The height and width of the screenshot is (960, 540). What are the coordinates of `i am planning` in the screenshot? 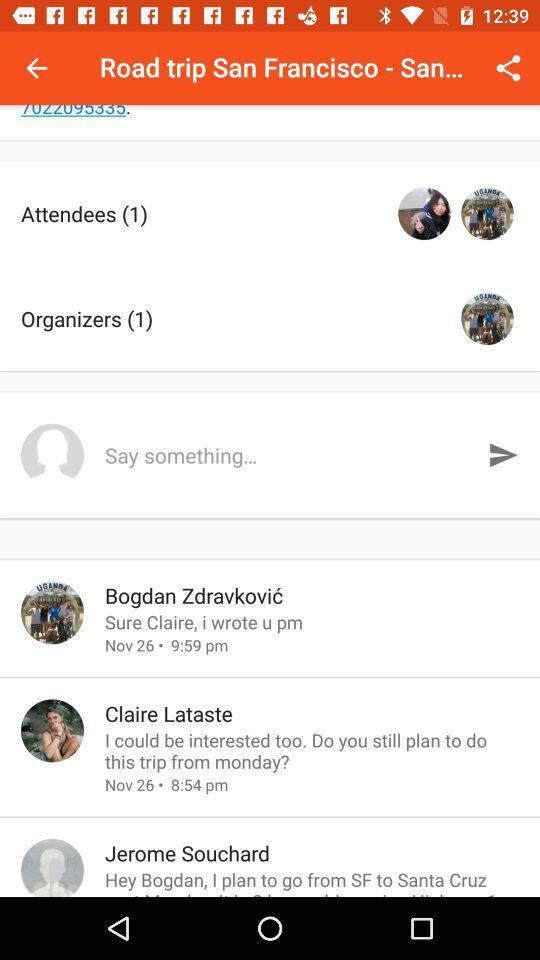 It's located at (270, 121).